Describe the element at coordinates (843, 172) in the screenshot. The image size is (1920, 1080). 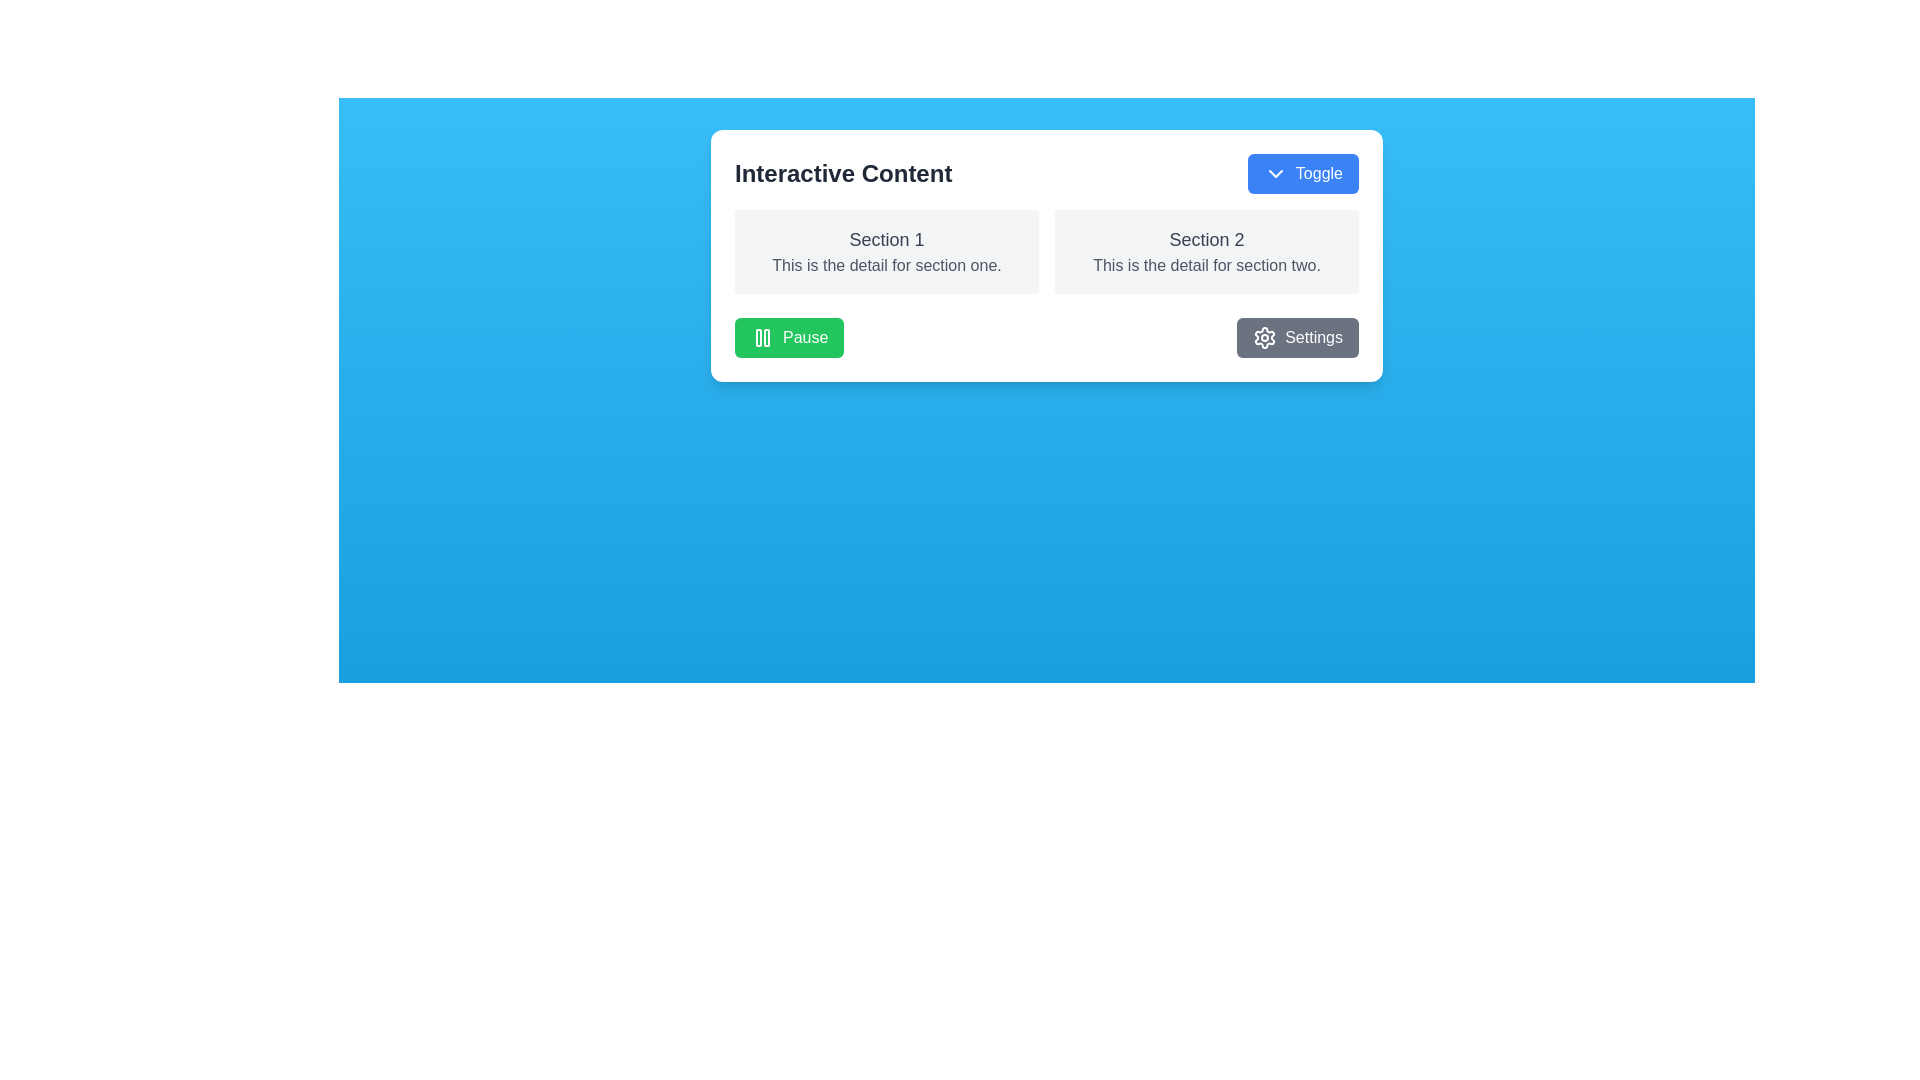
I see `the text label displaying 'Interactive Content', which is a bold, large gray font positioned at the top-left of the section, aligned left of a toggle button` at that location.